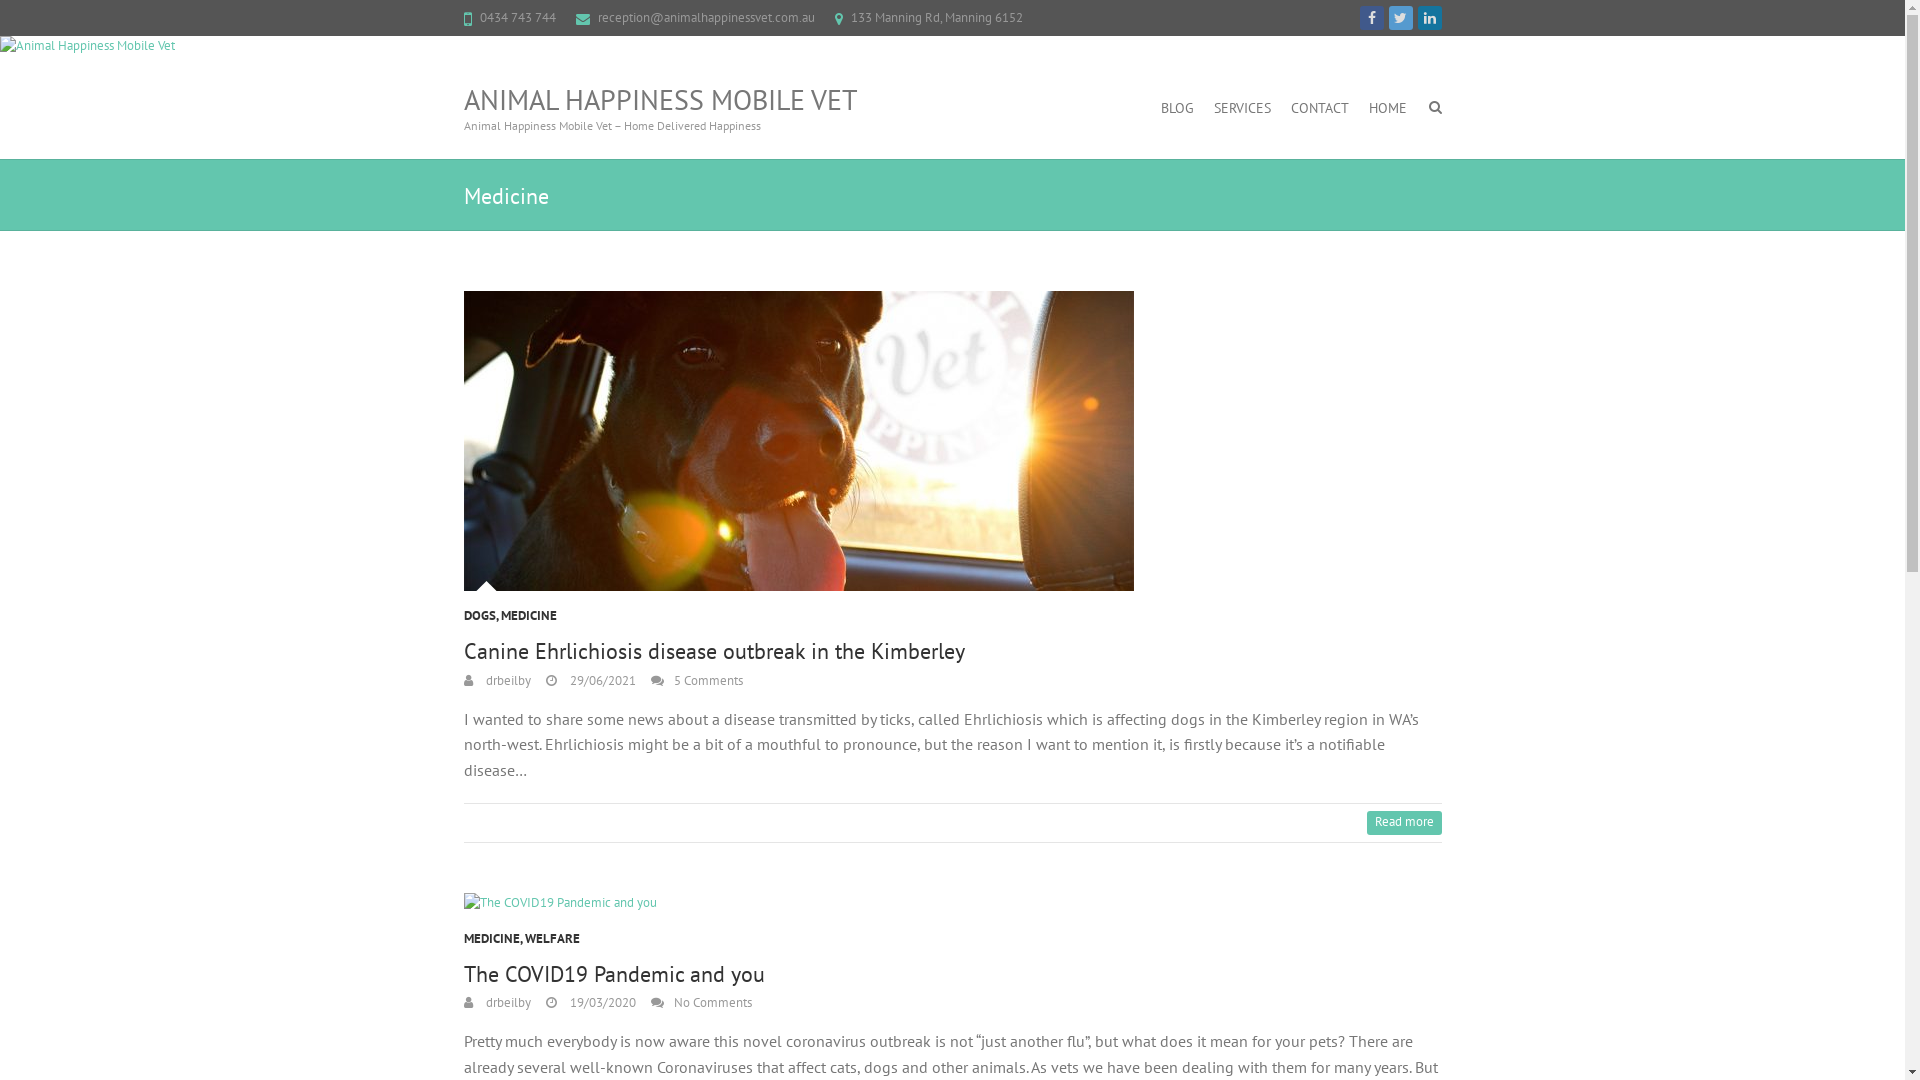  What do you see at coordinates (528, 620) in the screenshot?
I see `'MEDICINE'` at bounding box center [528, 620].